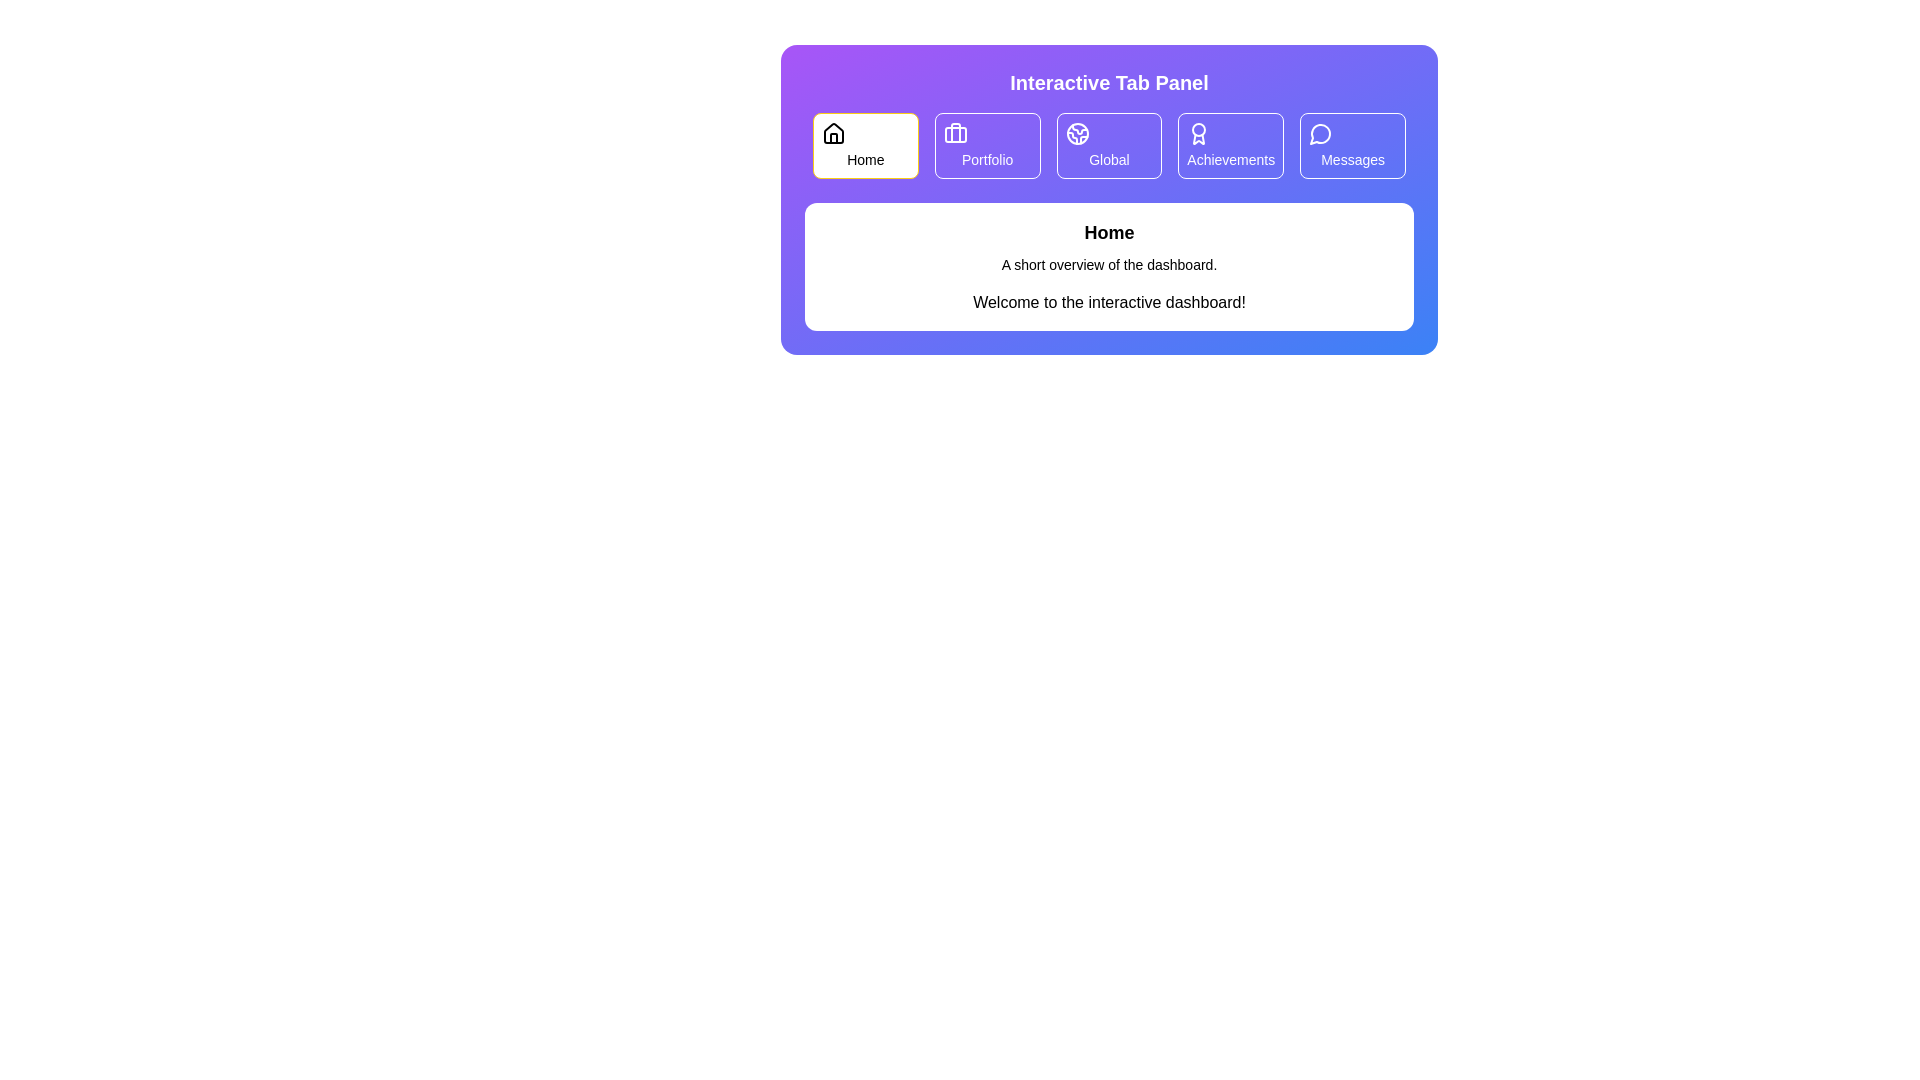  I want to click on the 'Portfolio' button, which is a rectangular button with a purple background and a white briefcase icon, located in the navigation bar, so click(987, 145).